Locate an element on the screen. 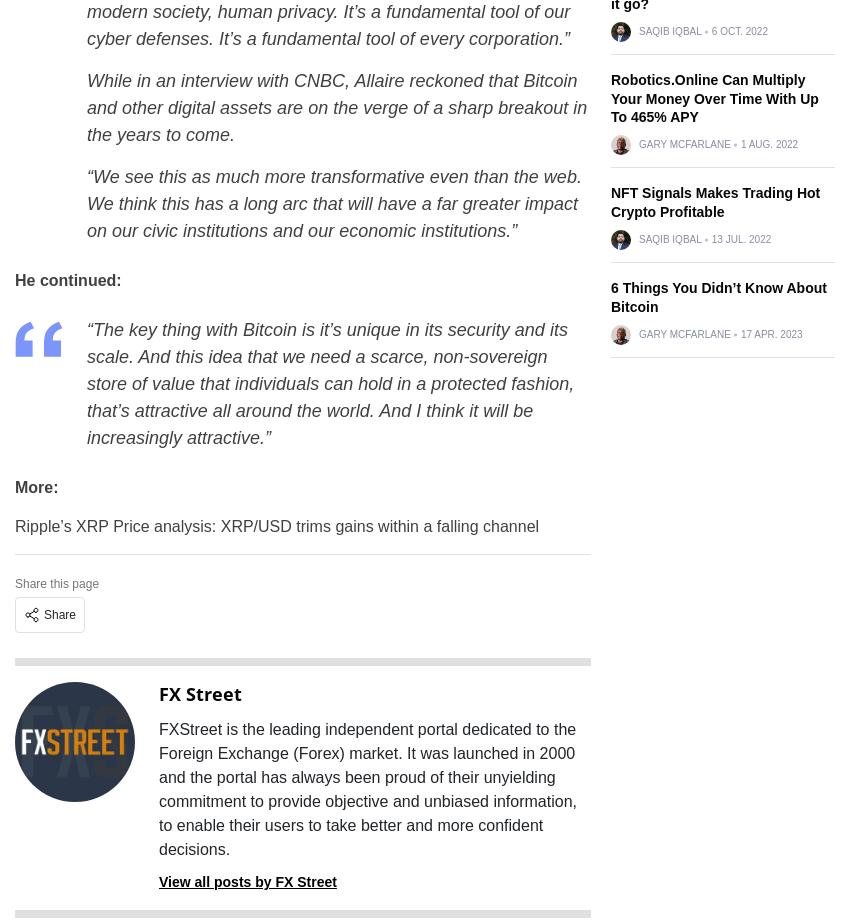 The height and width of the screenshot is (920, 850). '“We see this as much more transformative even than the web. We think this has a long arc that will have a far greater impact on our civic institutions and our economic institutions.”' is located at coordinates (86, 202).